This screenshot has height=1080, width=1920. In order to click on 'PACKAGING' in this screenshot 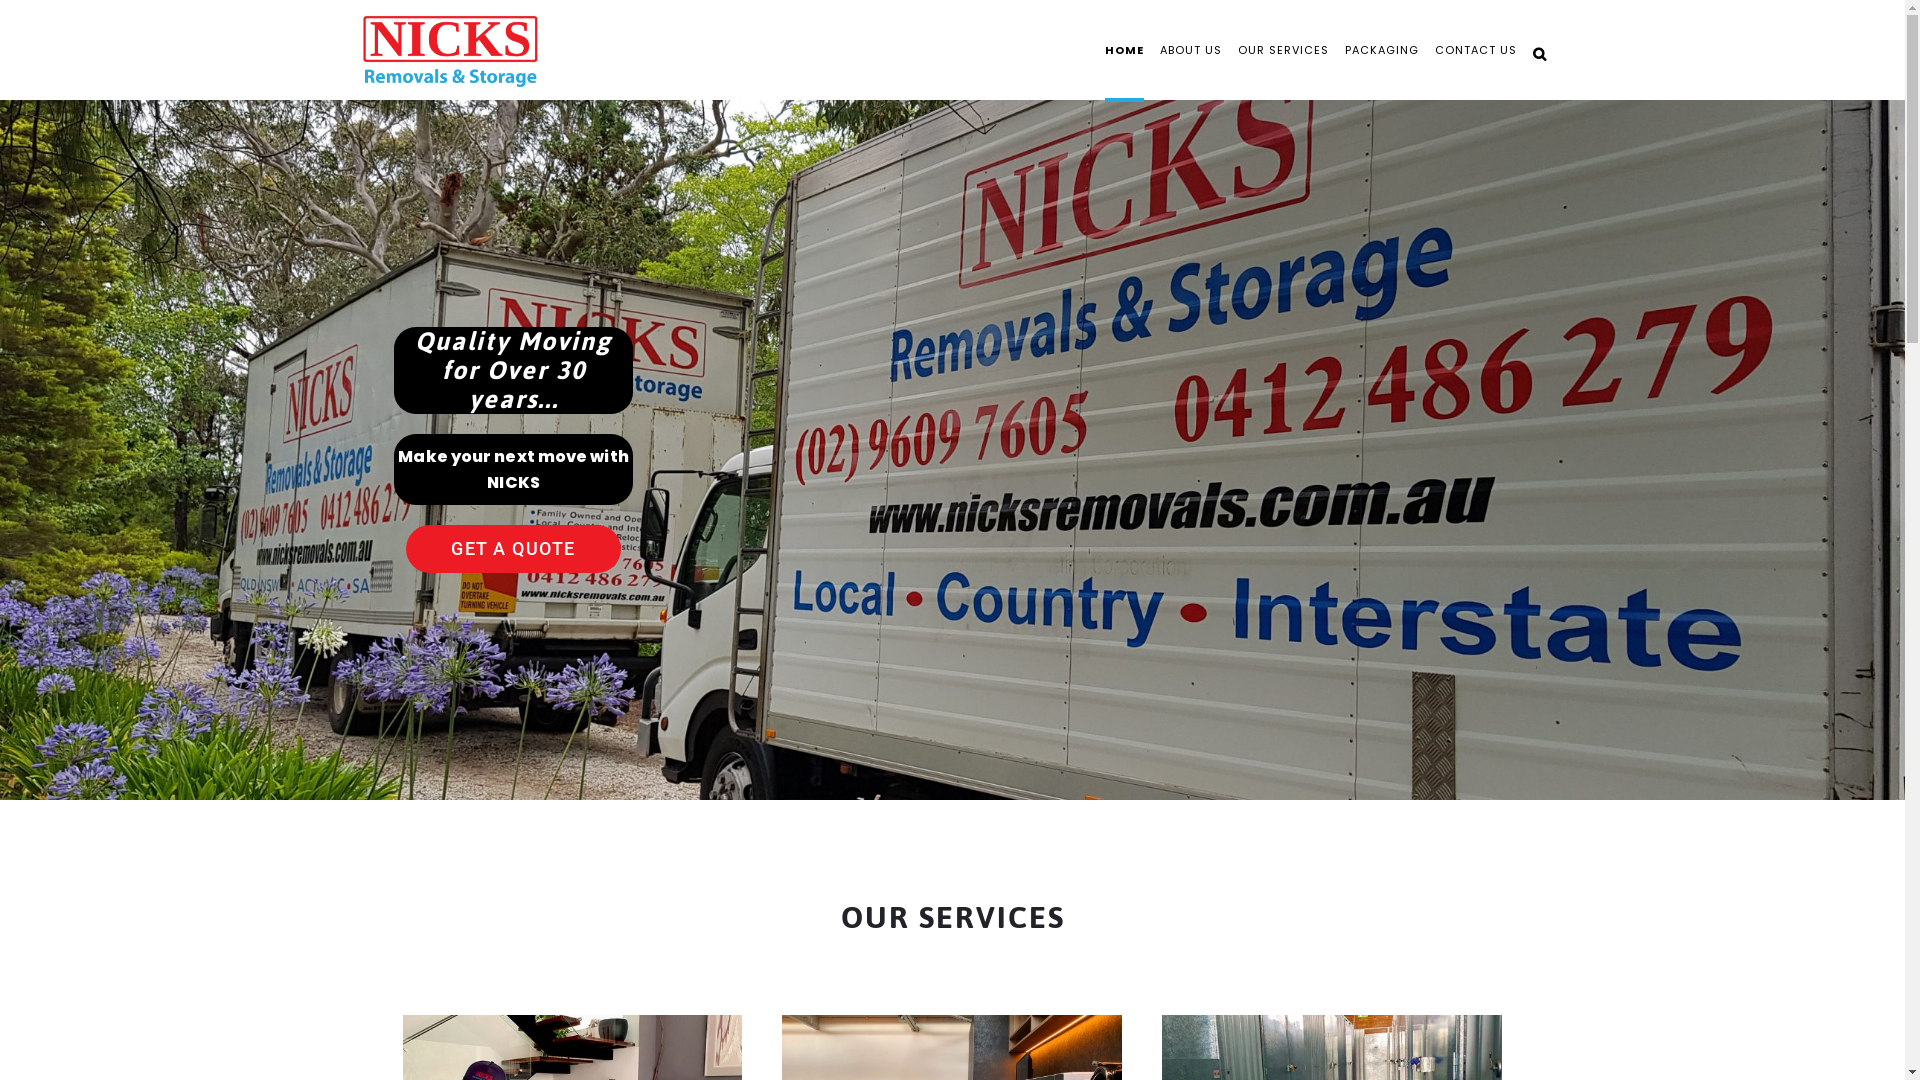, I will do `click(1380, 49)`.